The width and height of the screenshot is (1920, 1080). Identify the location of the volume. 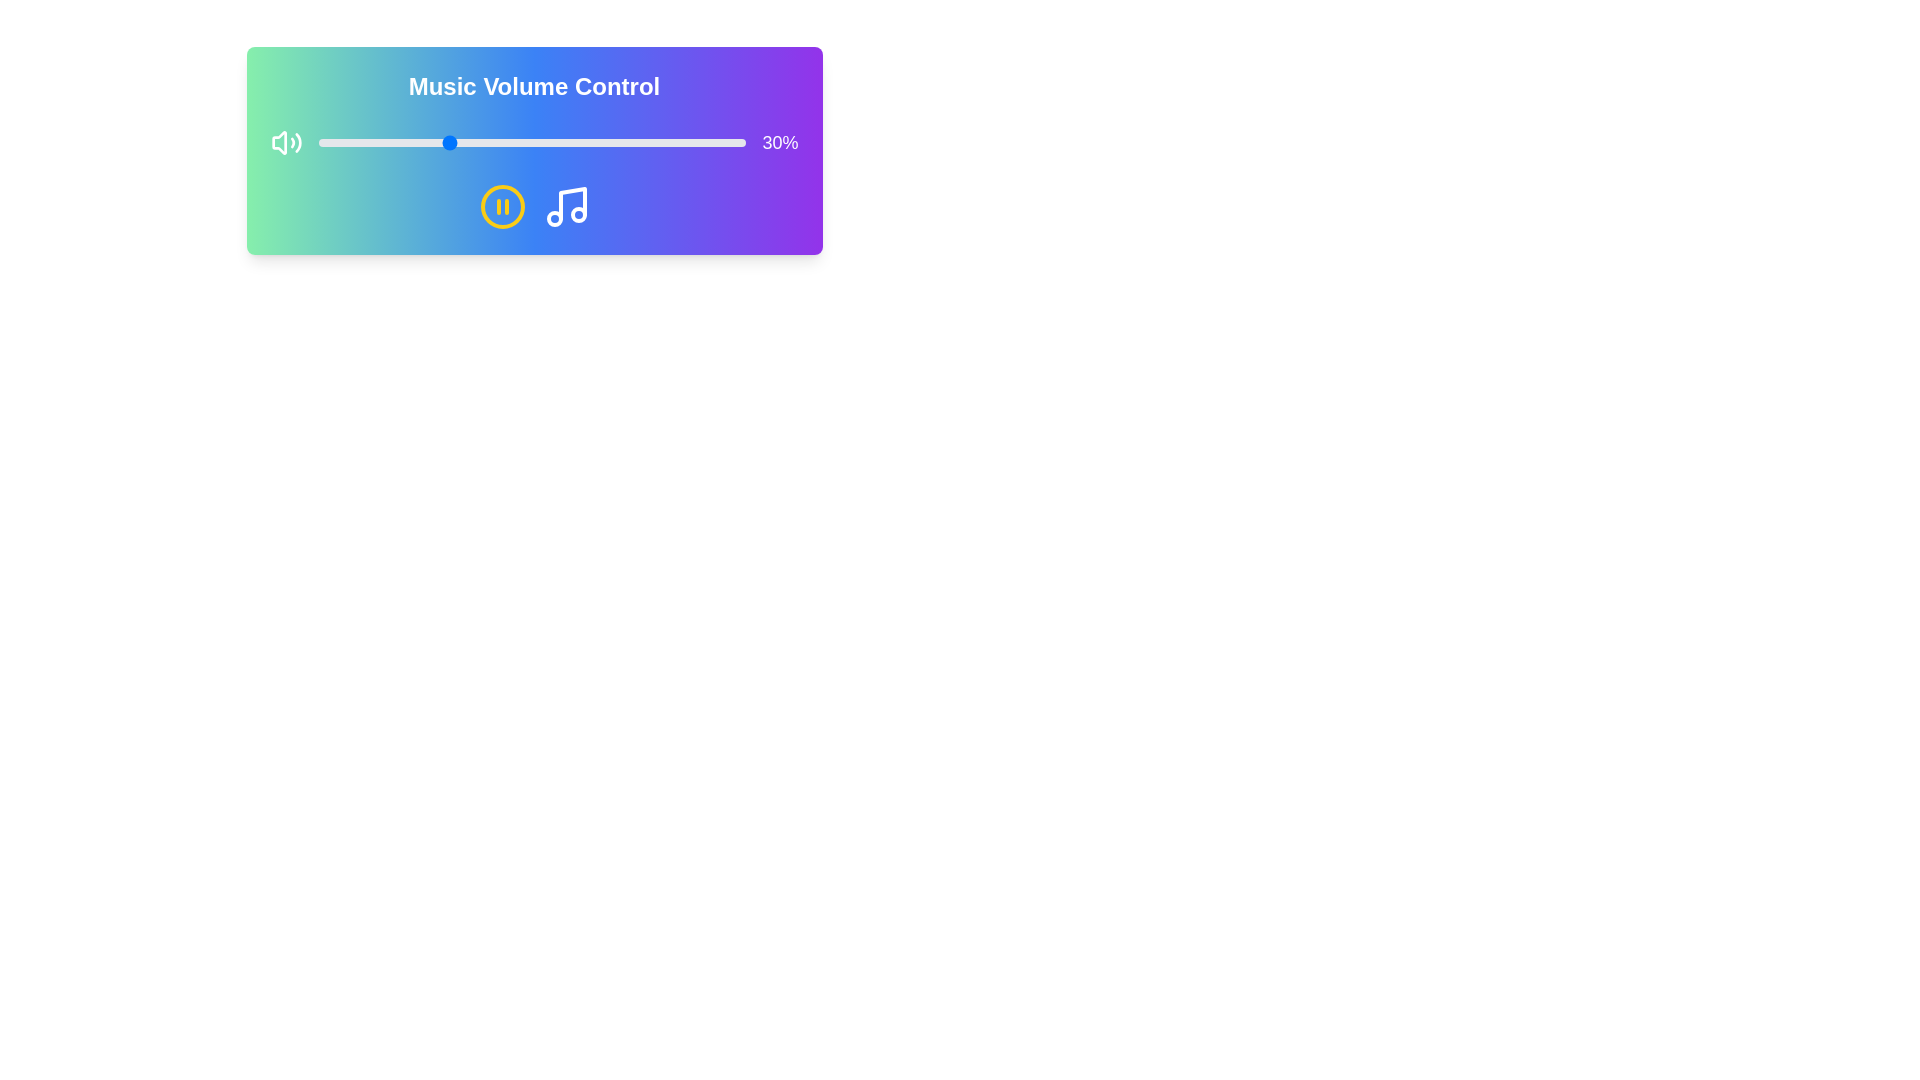
(471, 141).